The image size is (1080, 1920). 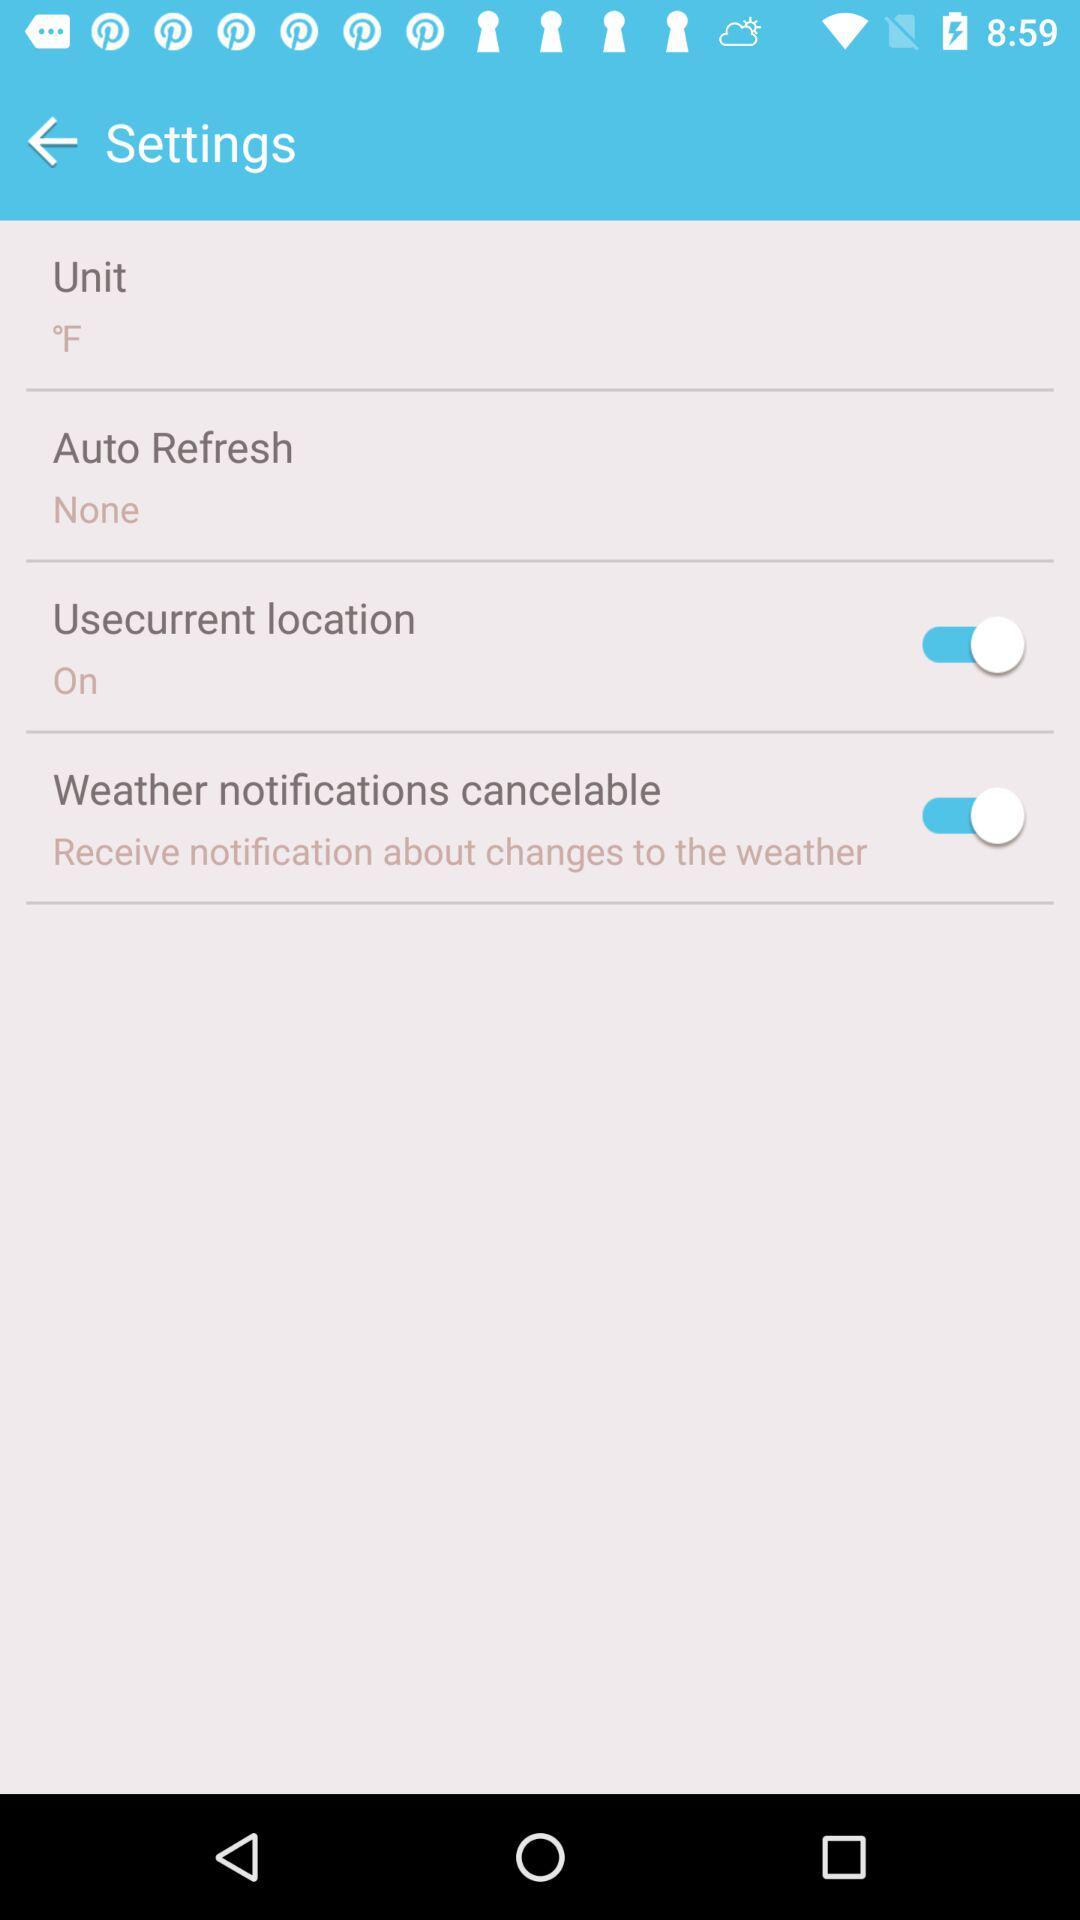 I want to click on item to the right of the usecurrent location item, so click(x=974, y=648).